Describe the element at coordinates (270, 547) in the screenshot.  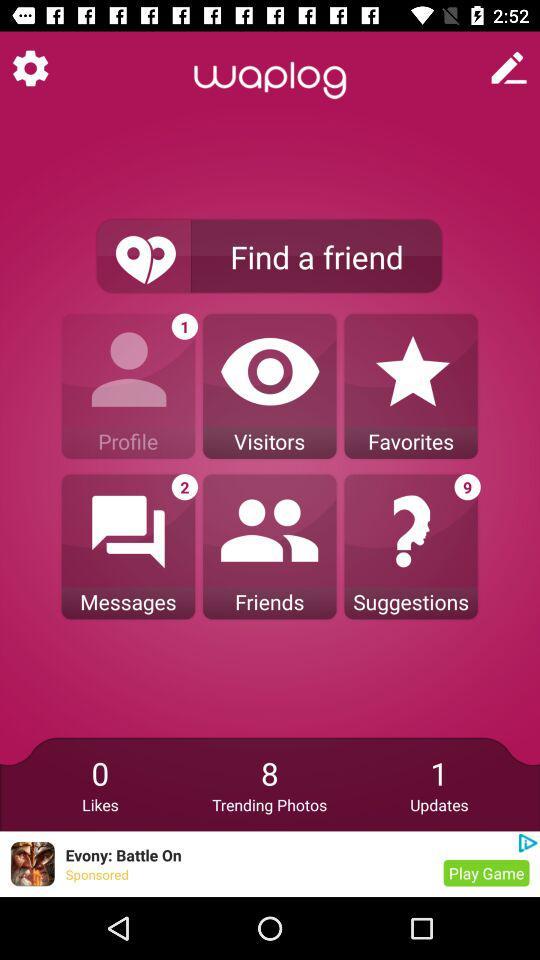
I see `friends` at that location.